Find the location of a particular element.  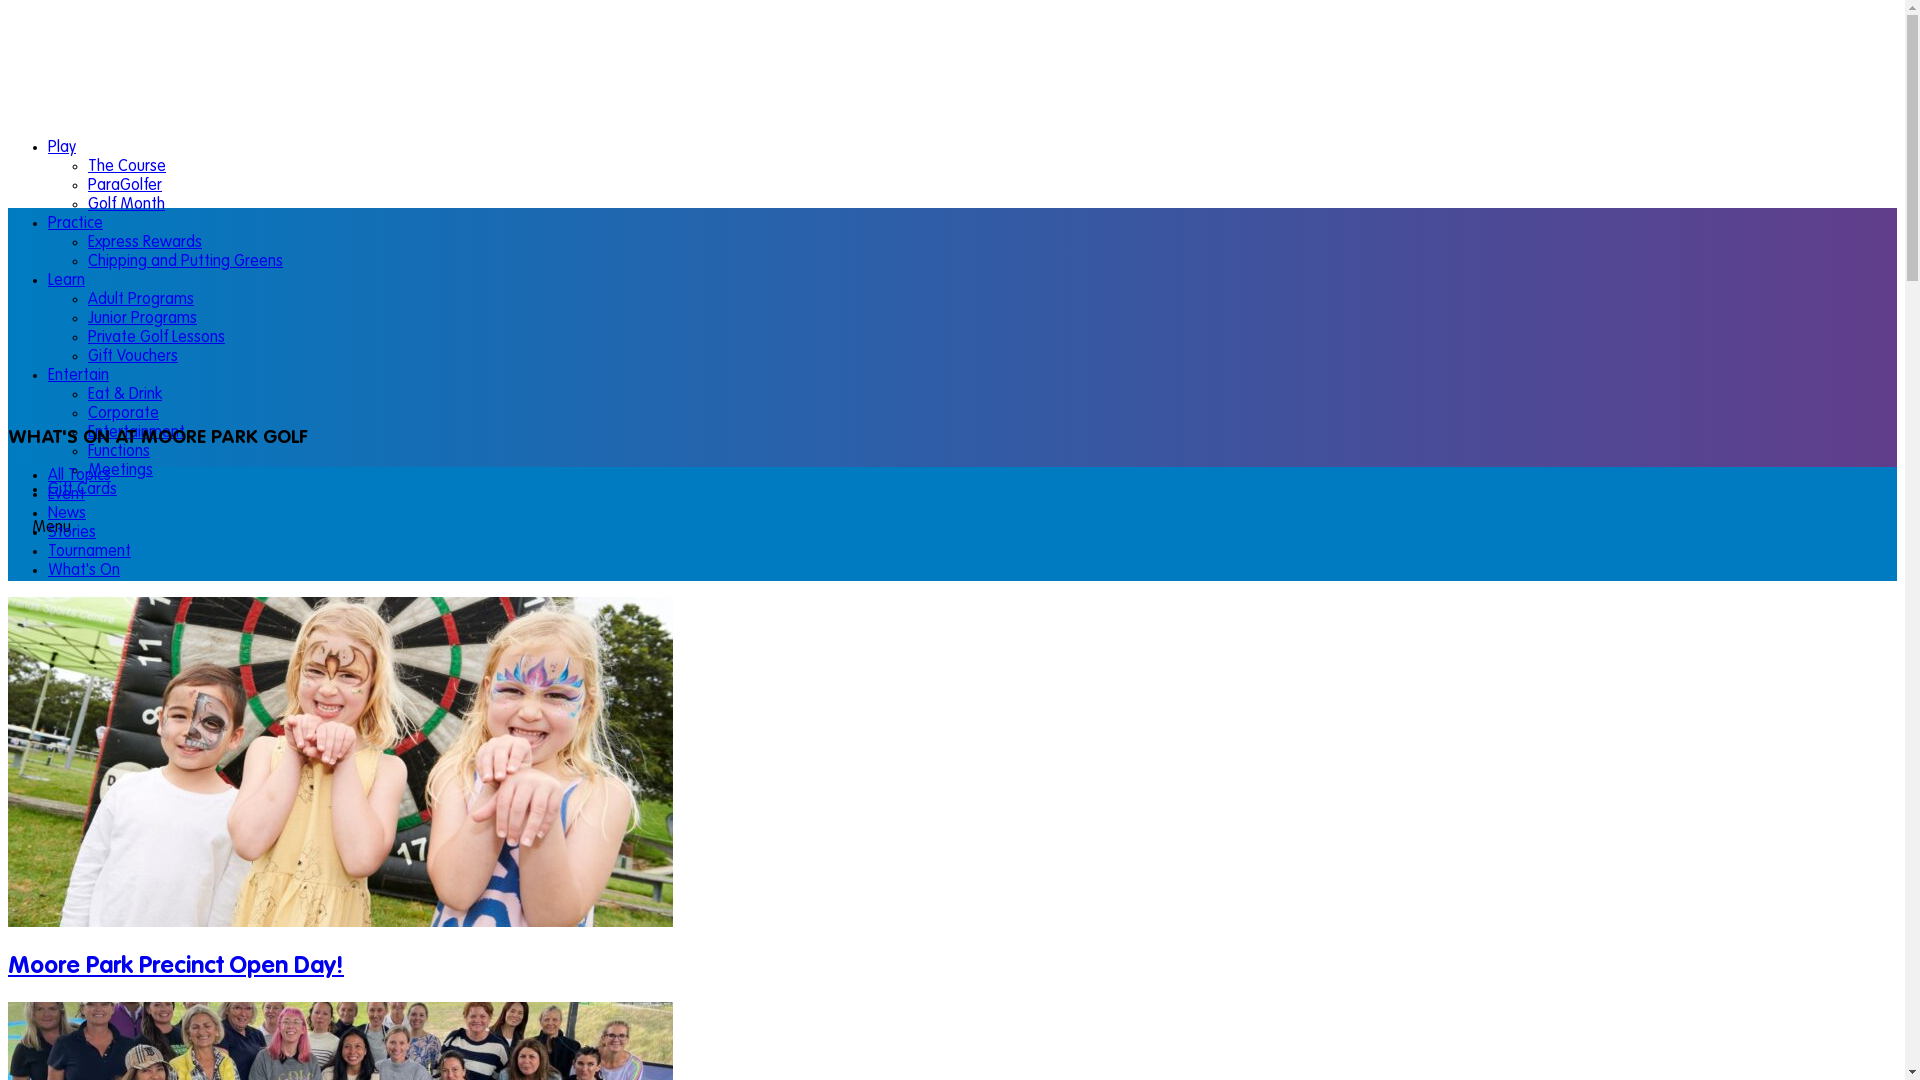

'Adult Programs' is located at coordinates (86, 300).